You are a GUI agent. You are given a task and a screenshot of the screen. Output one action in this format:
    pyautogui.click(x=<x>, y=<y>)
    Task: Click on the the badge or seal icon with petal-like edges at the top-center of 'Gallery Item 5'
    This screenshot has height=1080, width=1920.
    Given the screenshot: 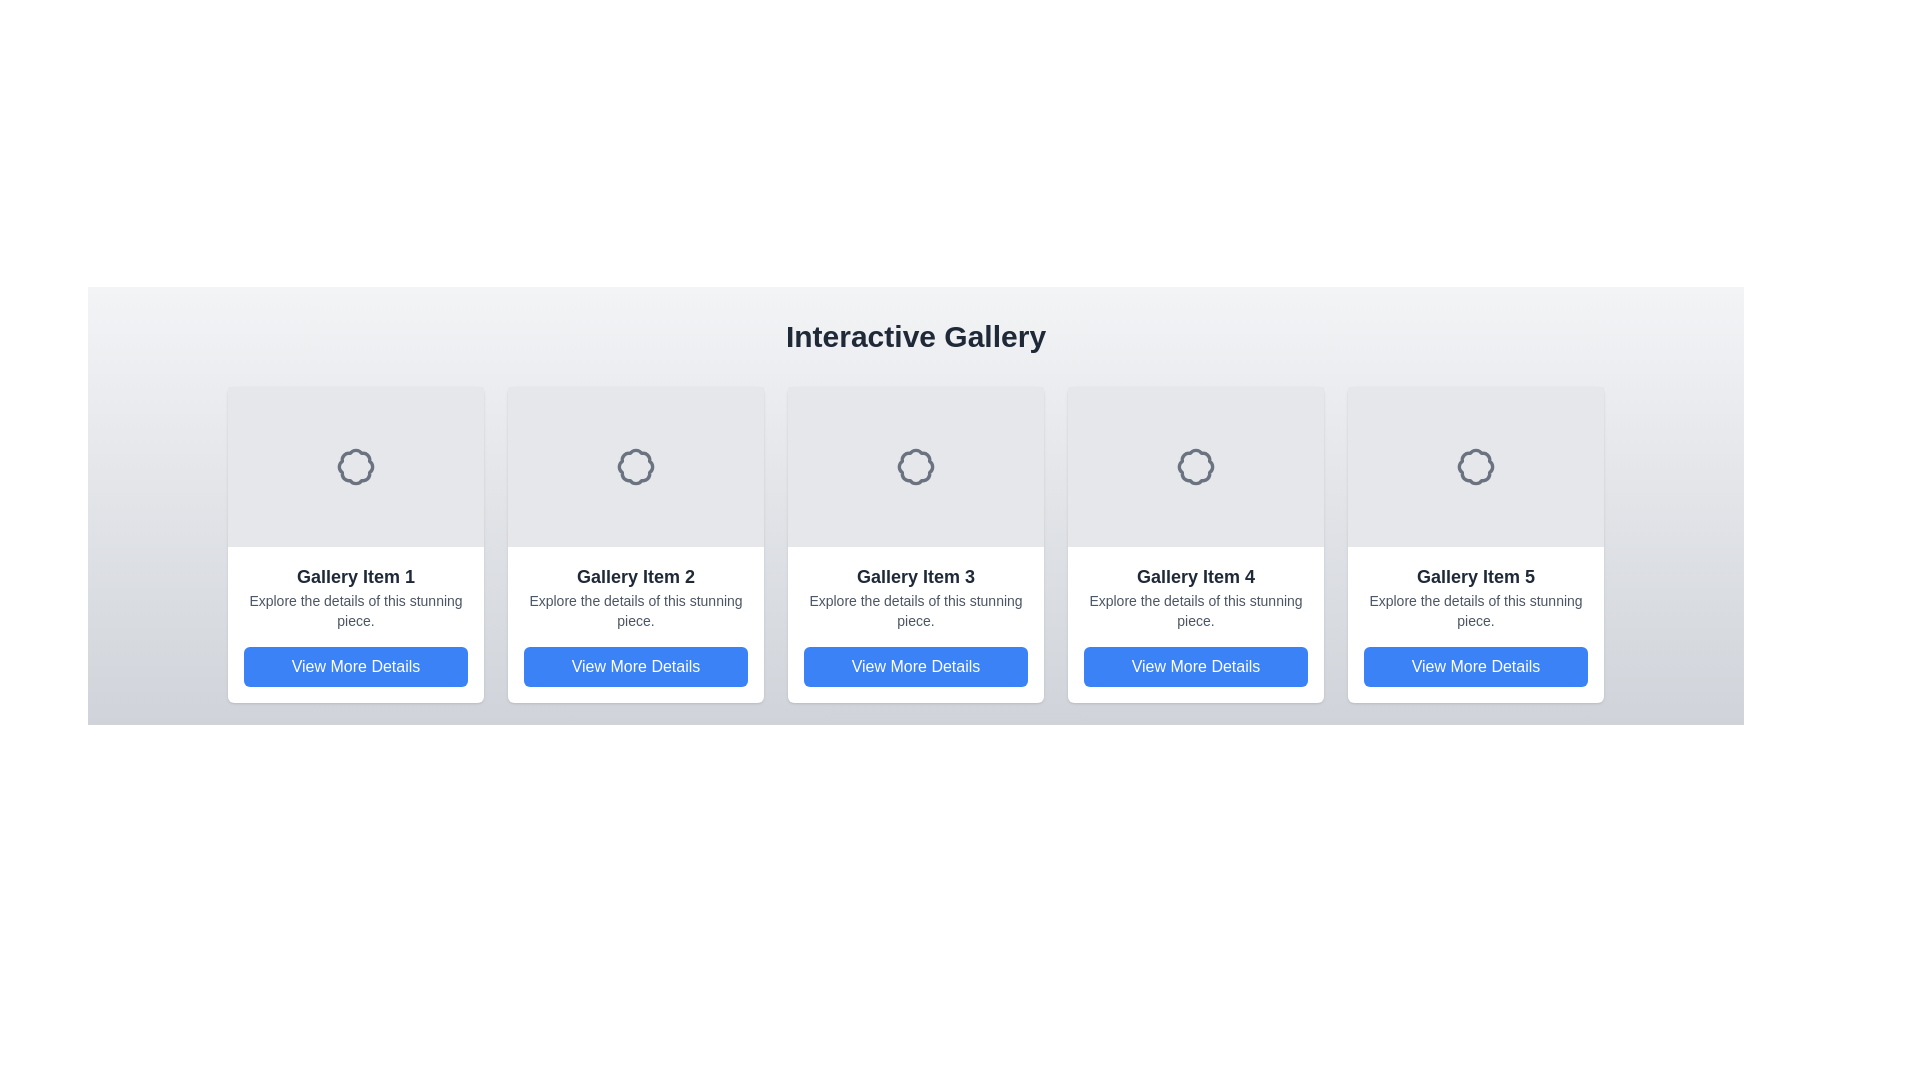 What is the action you would take?
    pyautogui.click(x=1475, y=466)
    